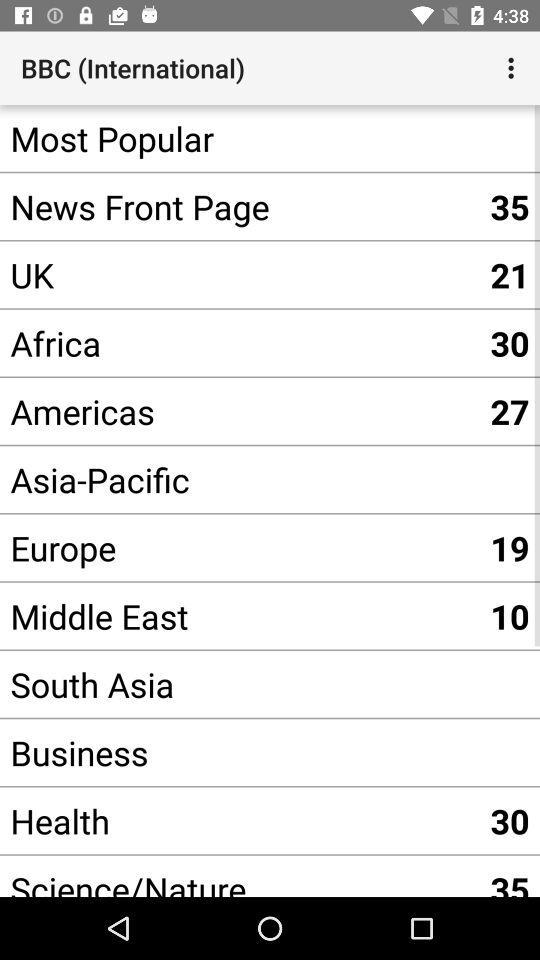  Describe the element at coordinates (239, 479) in the screenshot. I see `the app to the left of the 27 item` at that location.